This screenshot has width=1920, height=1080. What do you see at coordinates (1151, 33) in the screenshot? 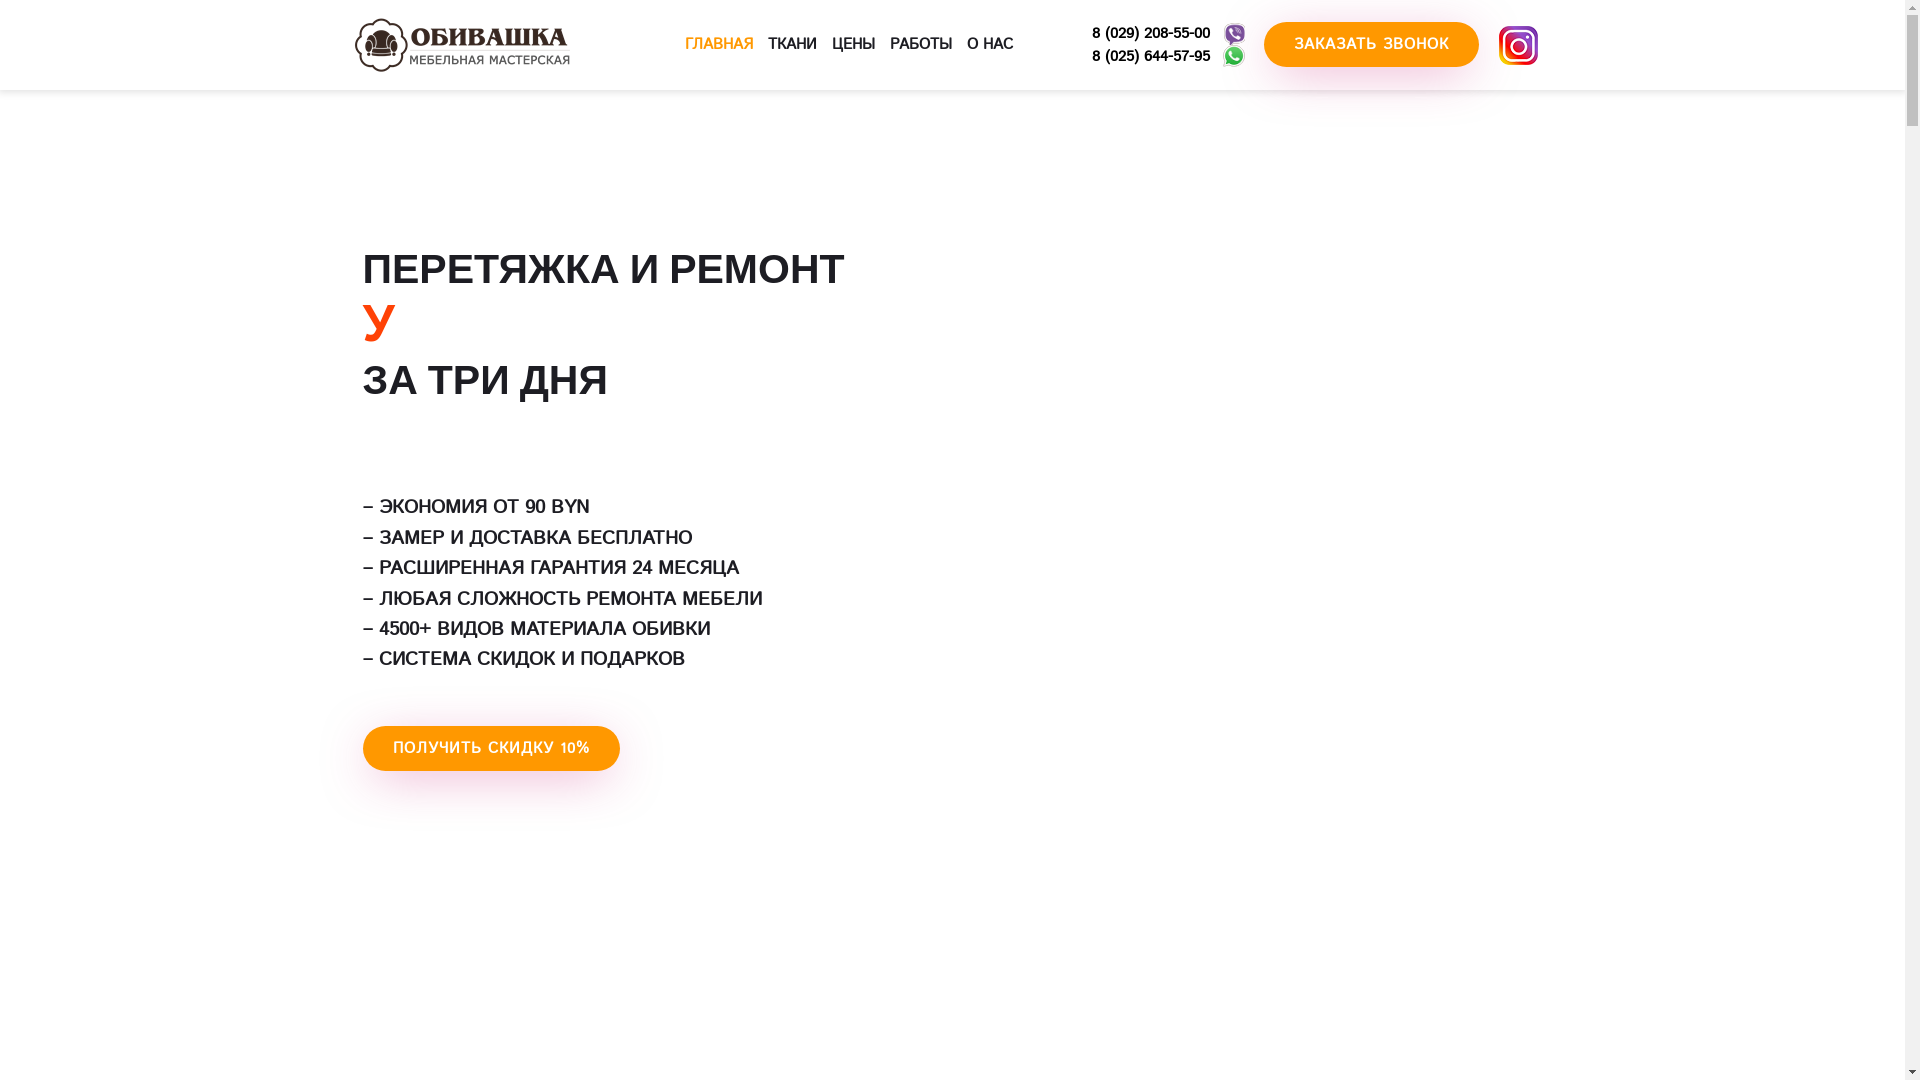
I see `'8 (029) 208-55-00'` at bounding box center [1151, 33].